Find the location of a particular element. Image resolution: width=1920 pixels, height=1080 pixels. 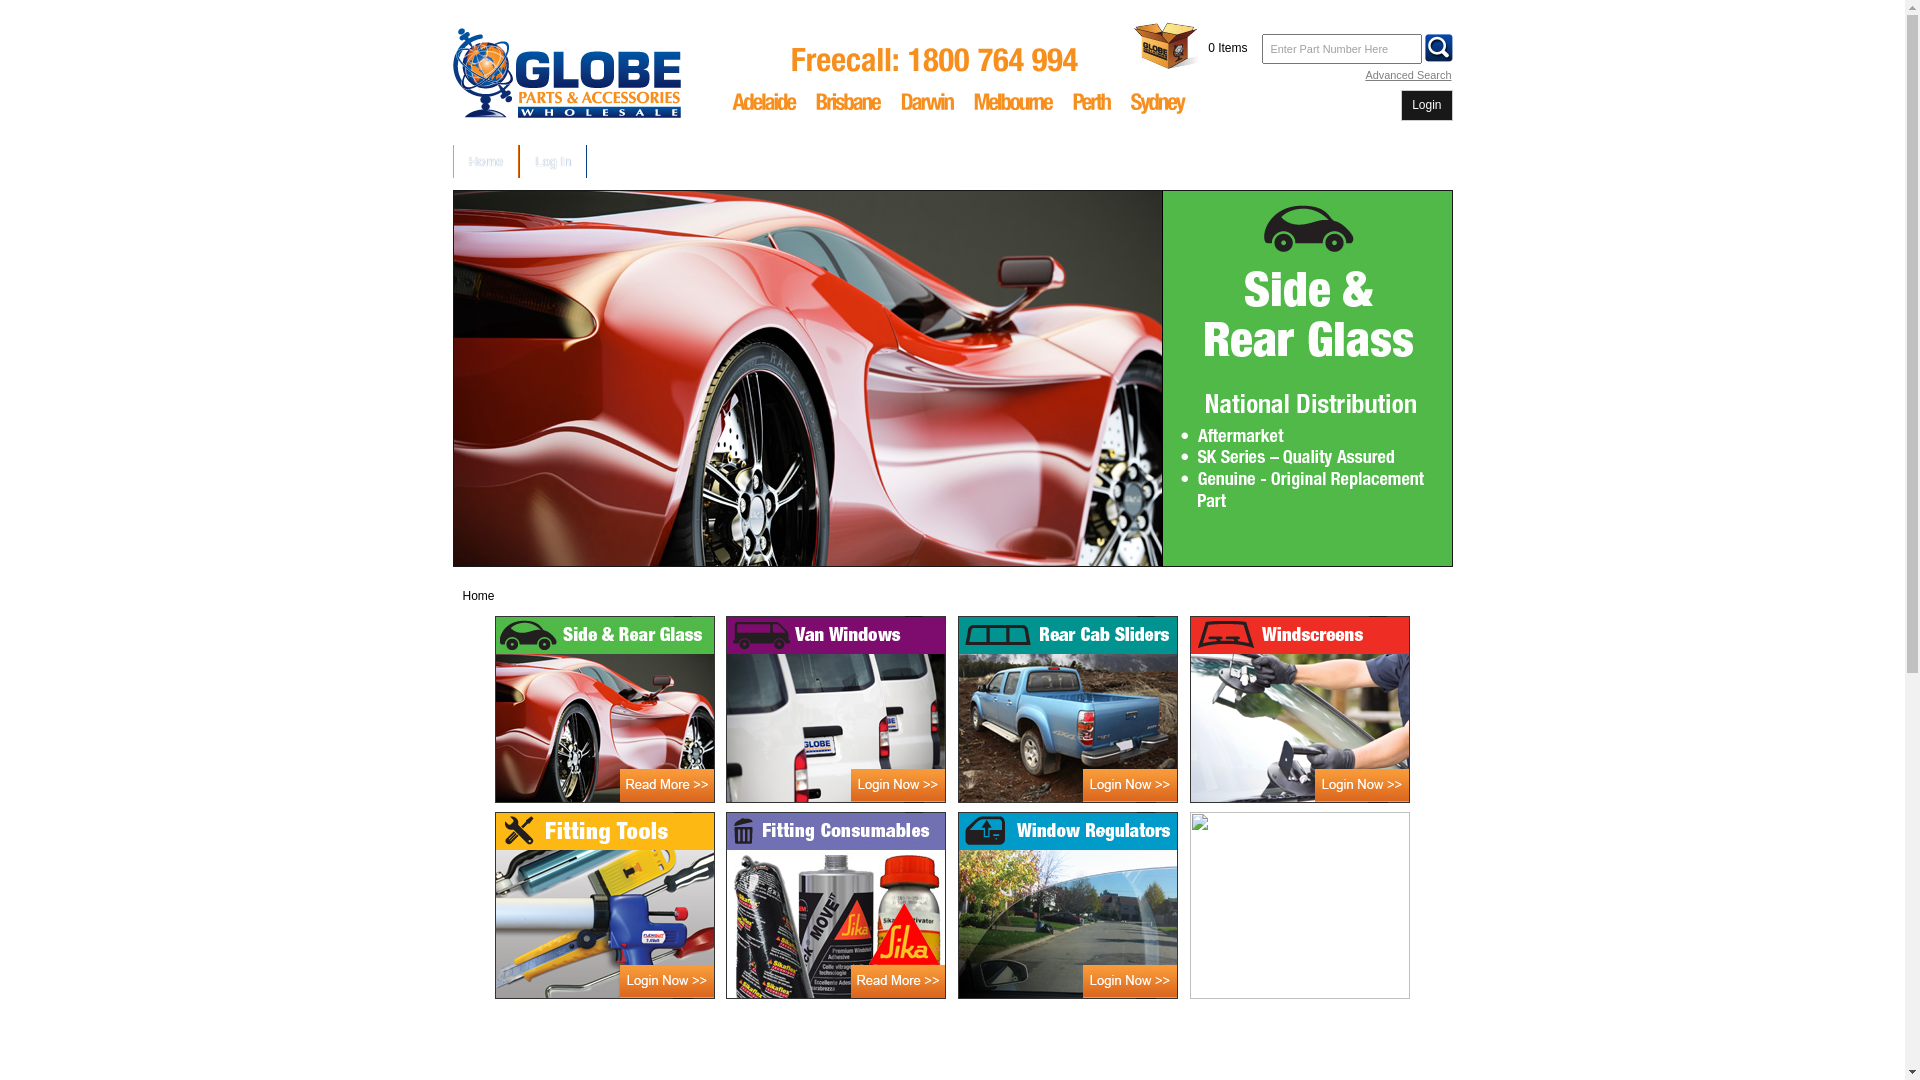

'Advanced Search' is located at coordinates (1406, 73).